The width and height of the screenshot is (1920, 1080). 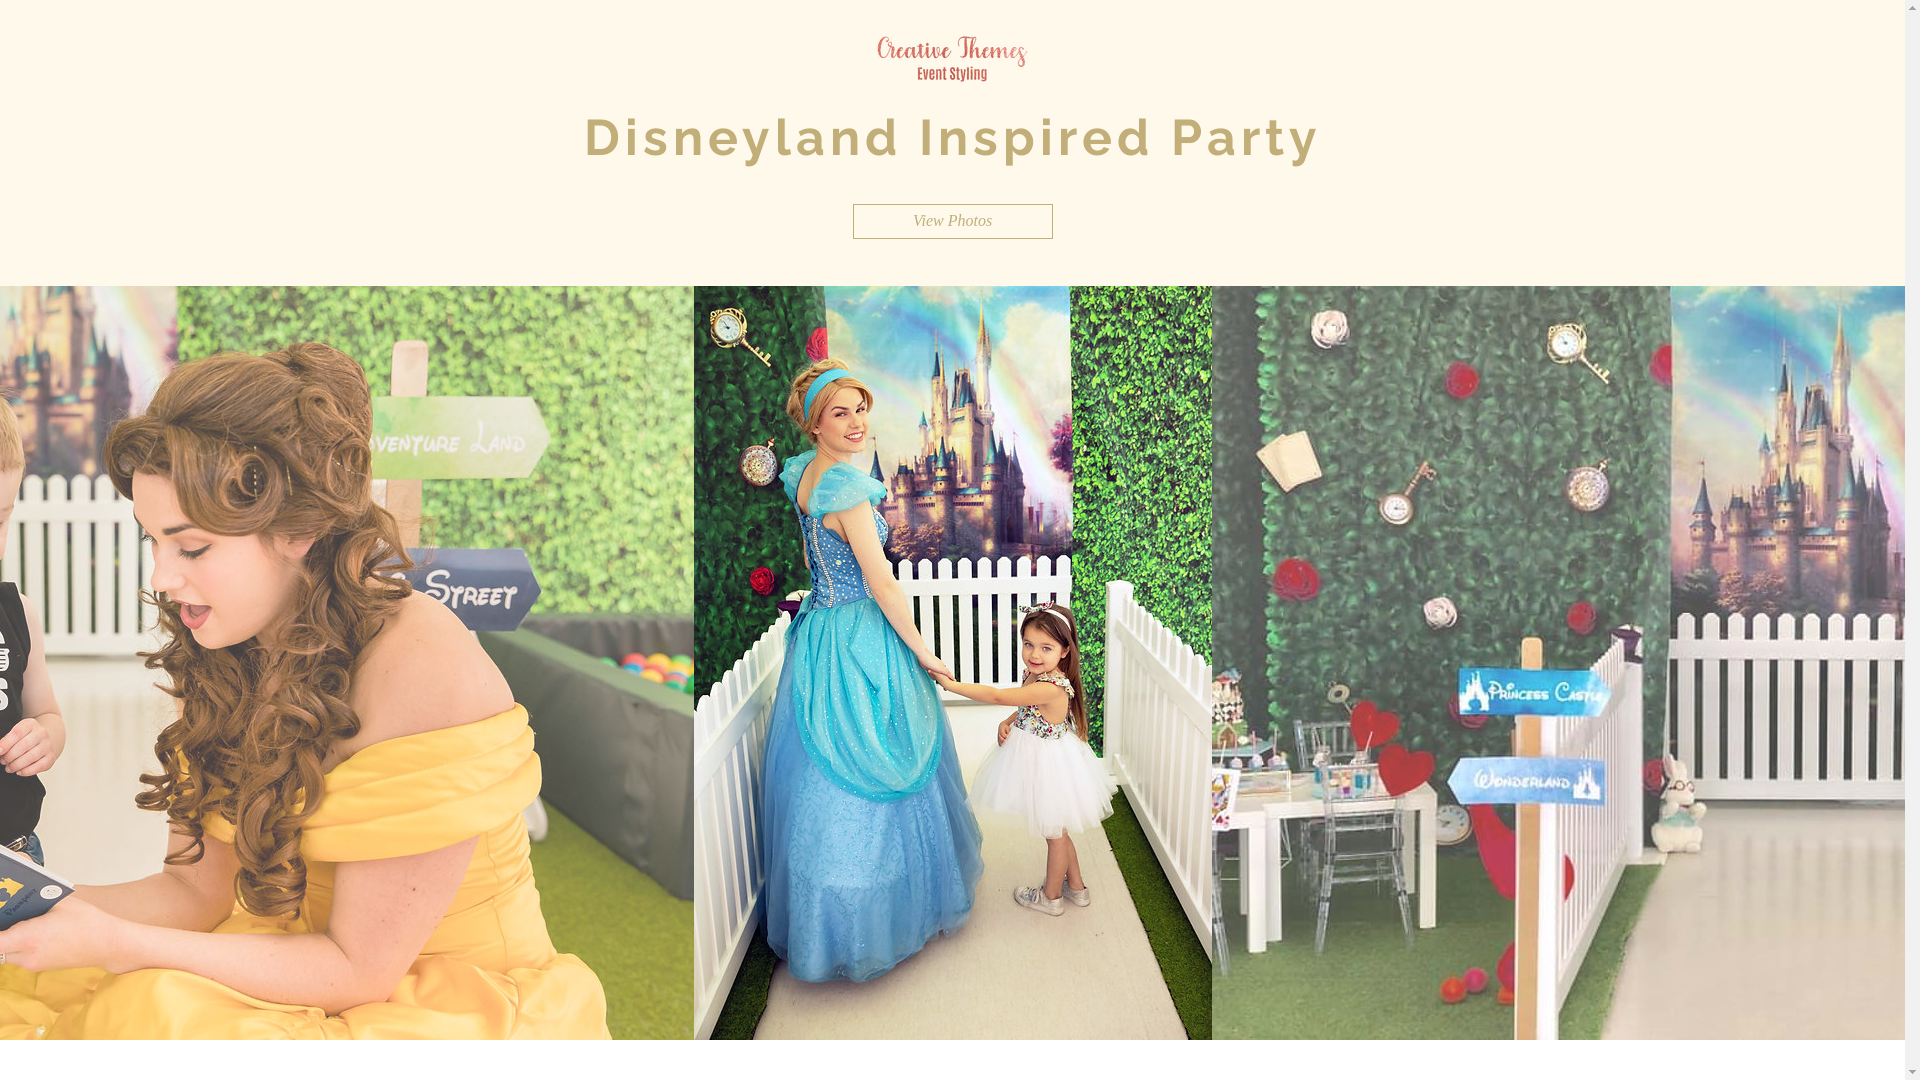 What do you see at coordinates (950, 221) in the screenshot?
I see `'View Photos'` at bounding box center [950, 221].